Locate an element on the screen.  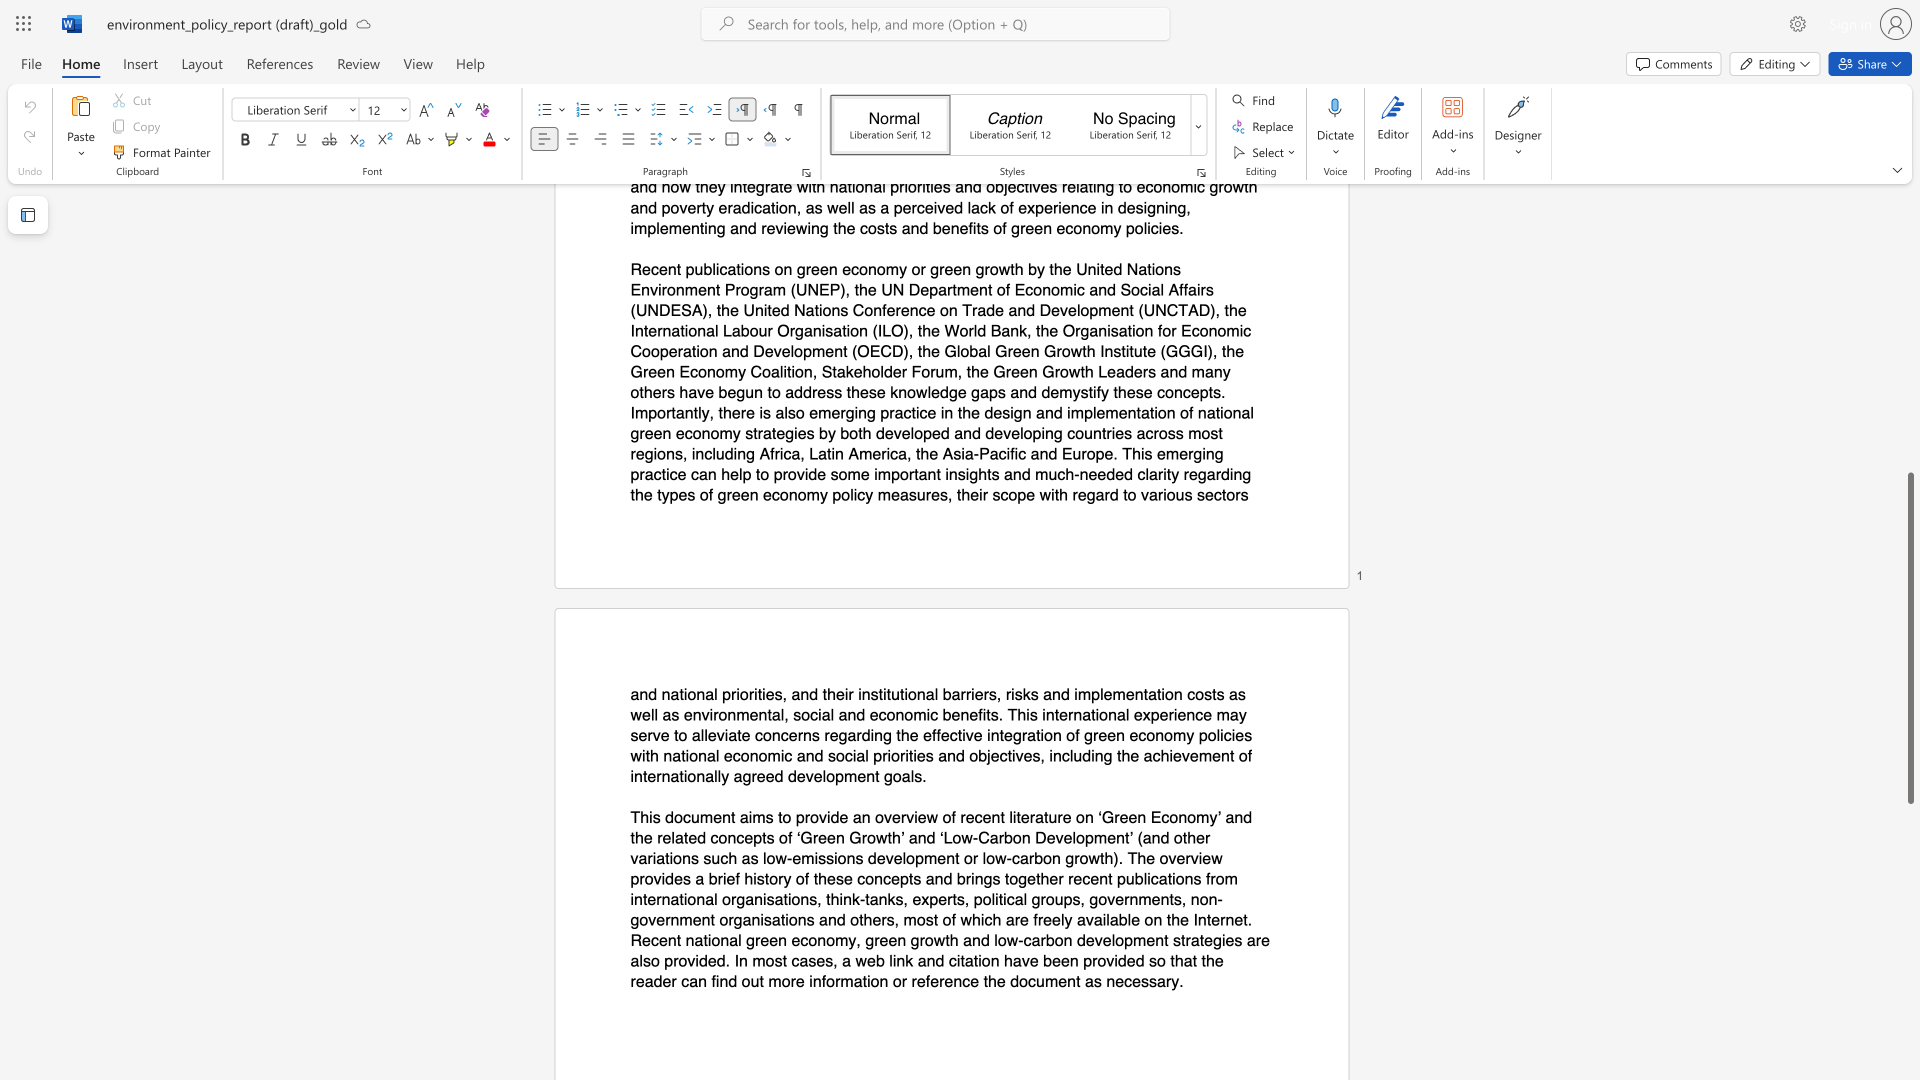
the scrollbar on the right to shift the page higher is located at coordinates (1909, 470).